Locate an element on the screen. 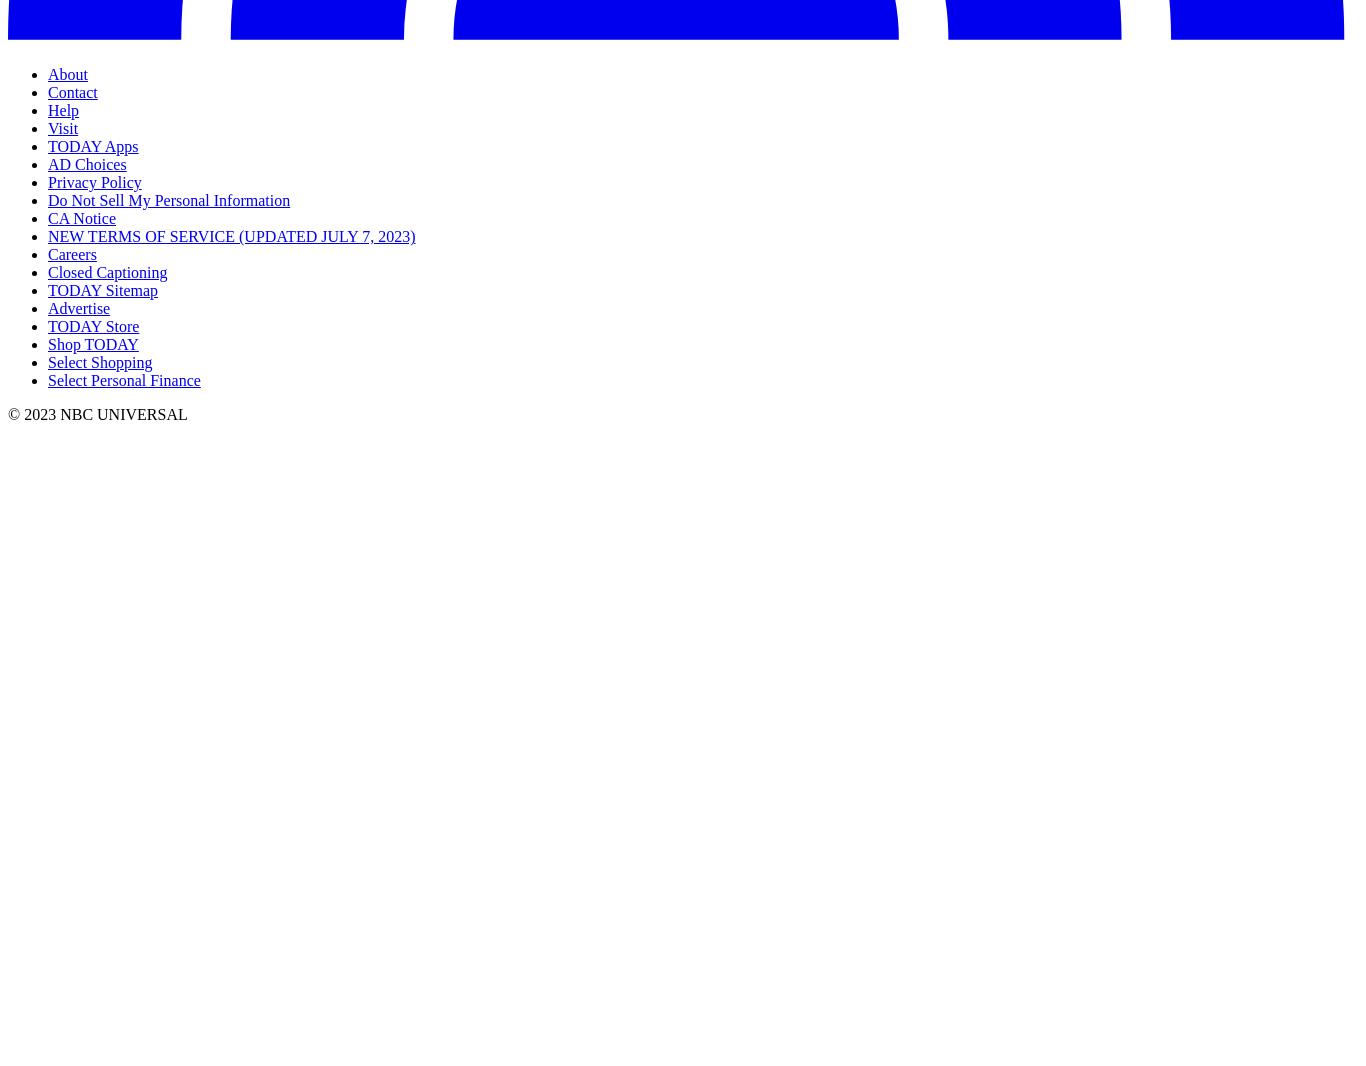  'Closed Captioning' is located at coordinates (107, 272).